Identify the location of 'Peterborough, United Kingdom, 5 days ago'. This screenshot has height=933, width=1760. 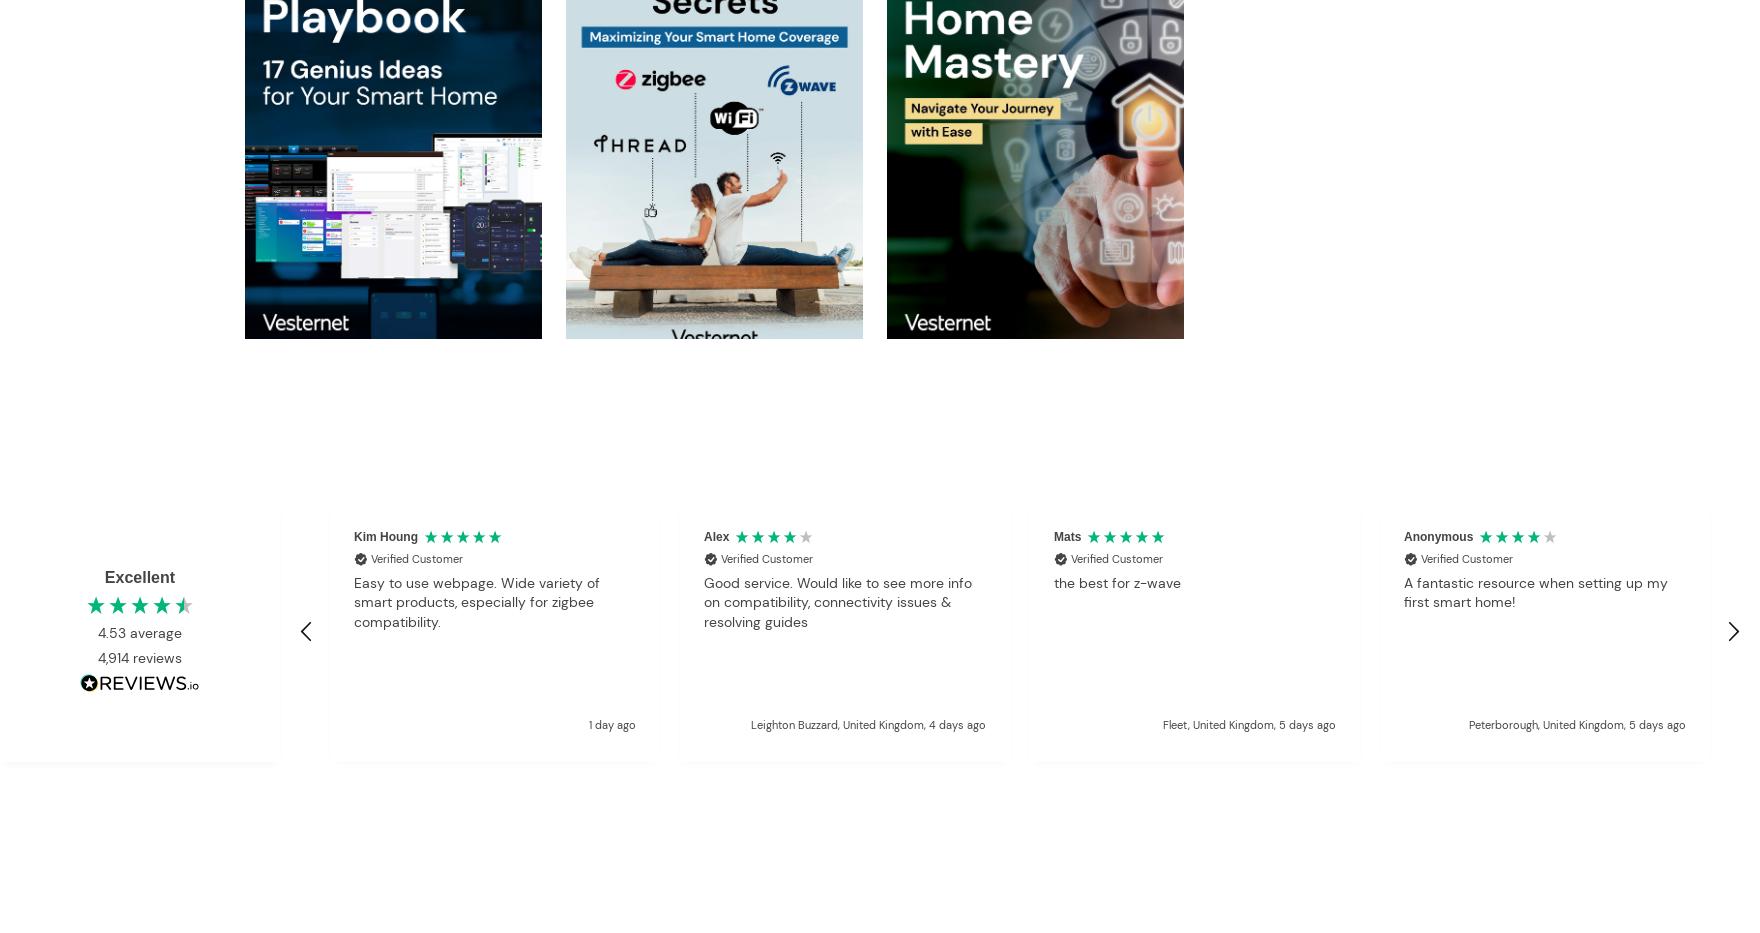
(1576, 724).